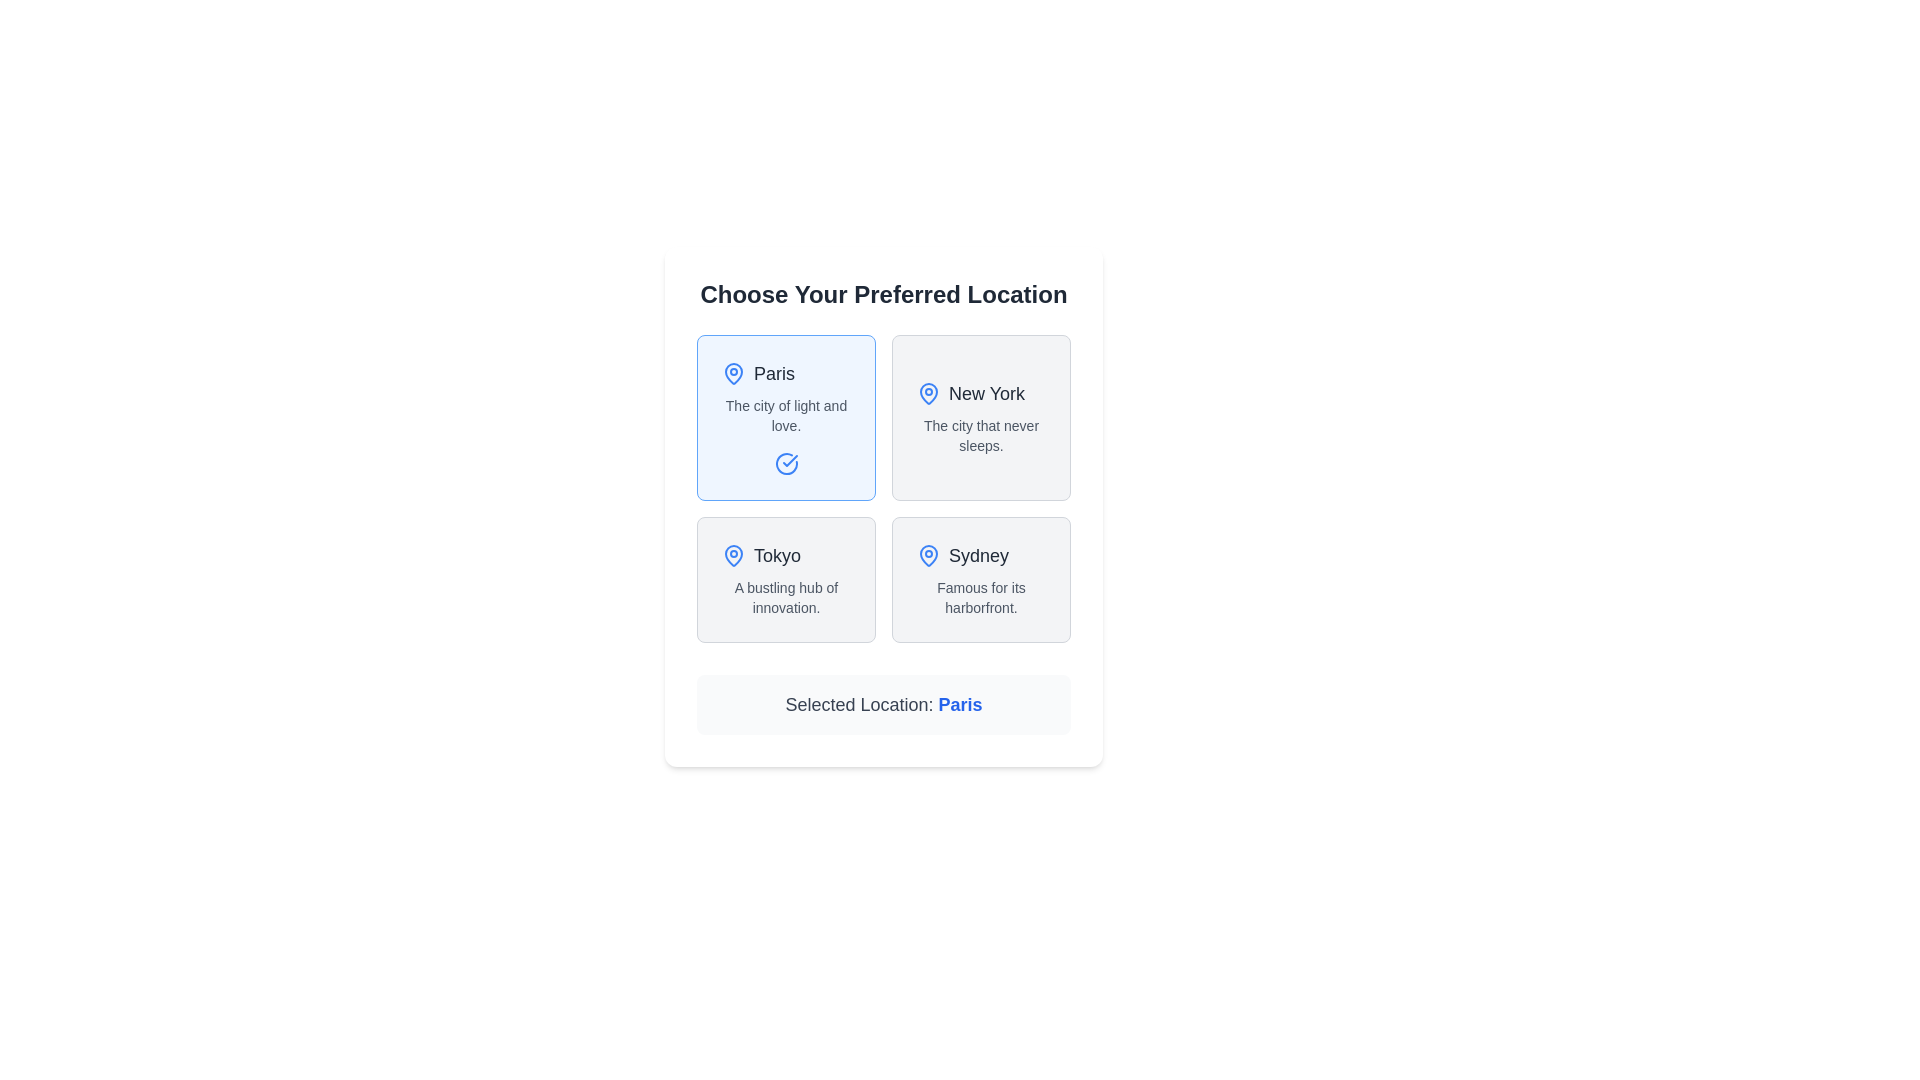 The height and width of the screenshot is (1080, 1920). What do you see at coordinates (960, 704) in the screenshot?
I see `the text element displaying the currently selected location, which is part of the phrase 'Selected Location: Paris.'` at bounding box center [960, 704].